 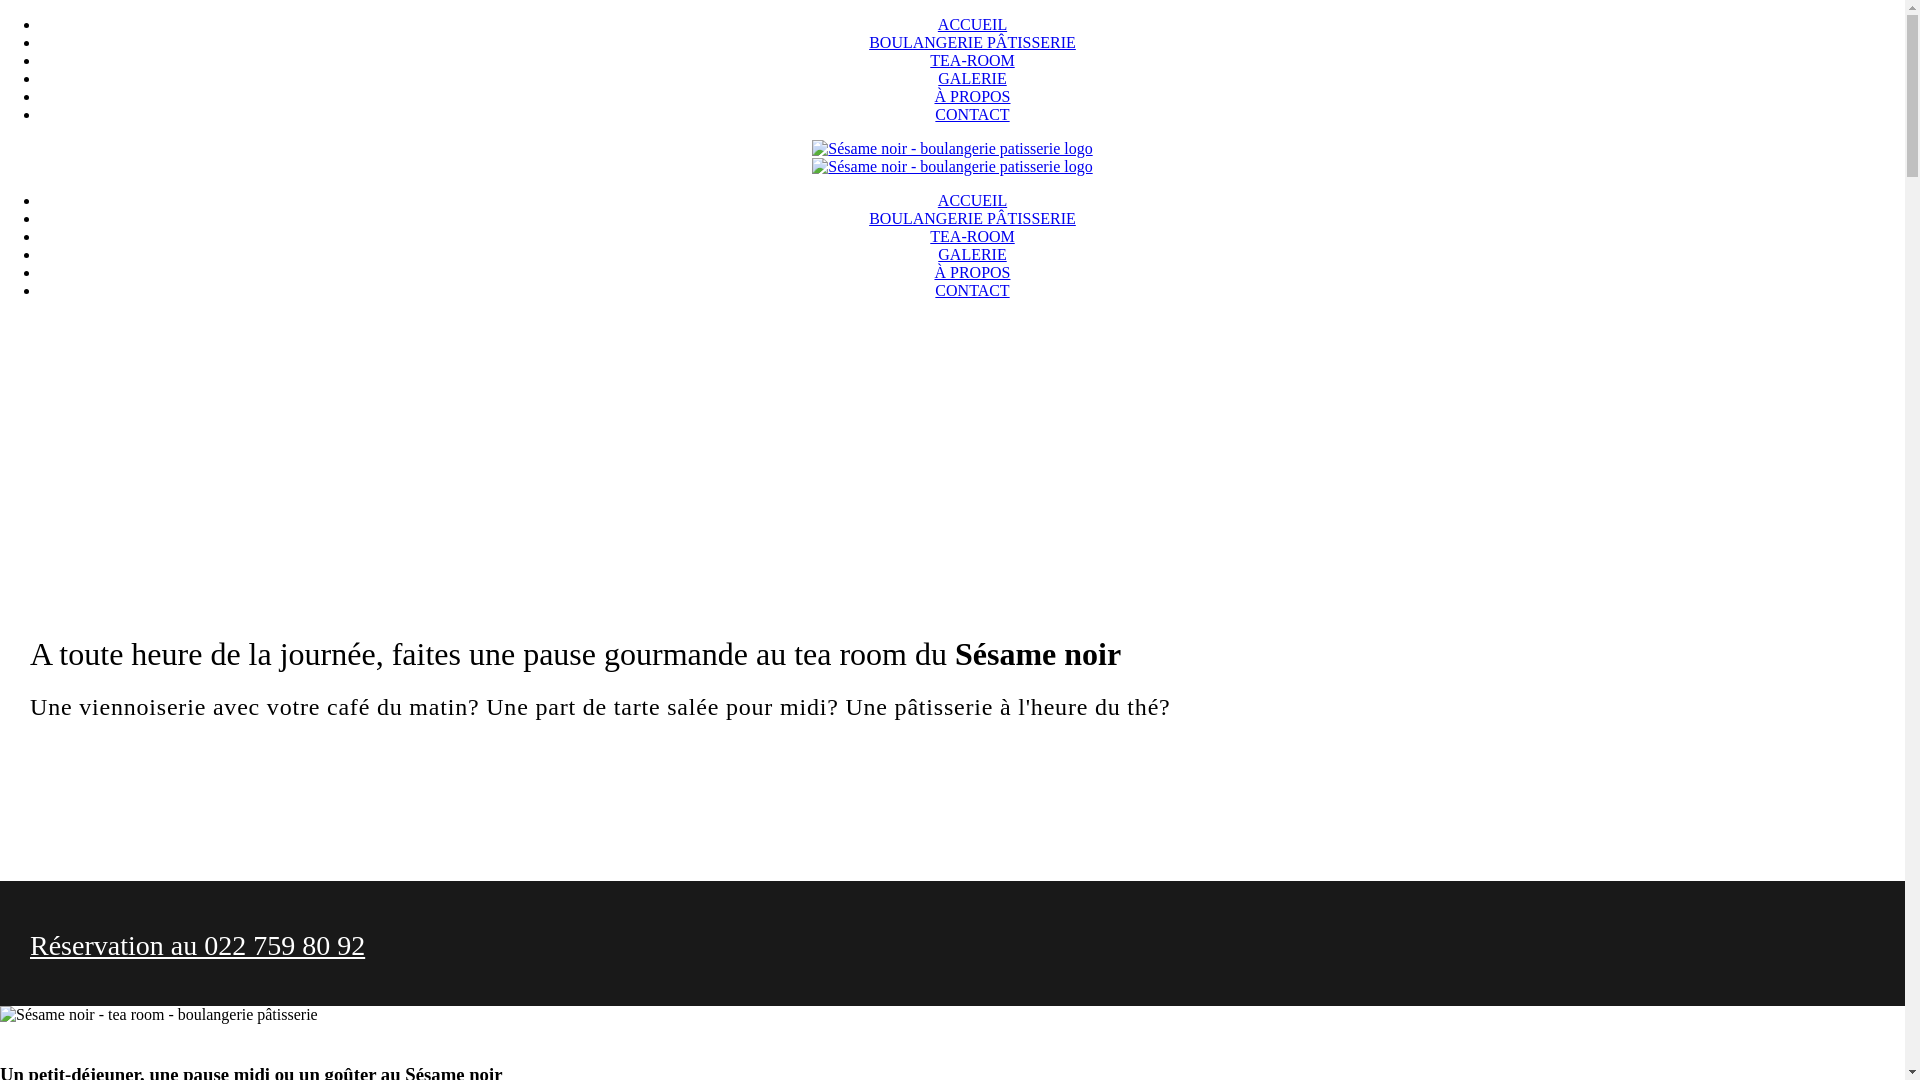 I want to click on 'TEA-ROOM', so click(x=971, y=235).